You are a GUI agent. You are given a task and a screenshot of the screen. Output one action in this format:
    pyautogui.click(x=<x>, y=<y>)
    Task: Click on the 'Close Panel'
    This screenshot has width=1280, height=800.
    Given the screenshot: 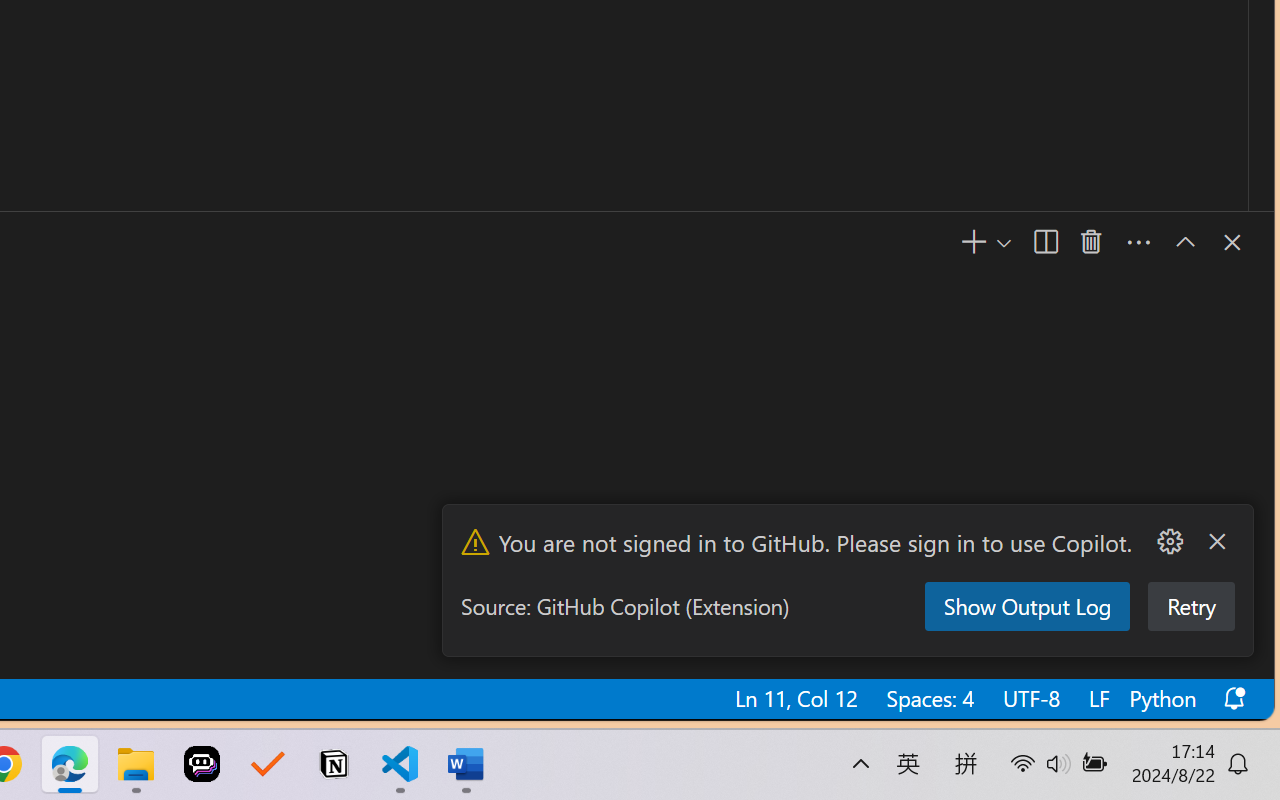 What is the action you would take?
    pyautogui.click(x=1229, y=241)
    